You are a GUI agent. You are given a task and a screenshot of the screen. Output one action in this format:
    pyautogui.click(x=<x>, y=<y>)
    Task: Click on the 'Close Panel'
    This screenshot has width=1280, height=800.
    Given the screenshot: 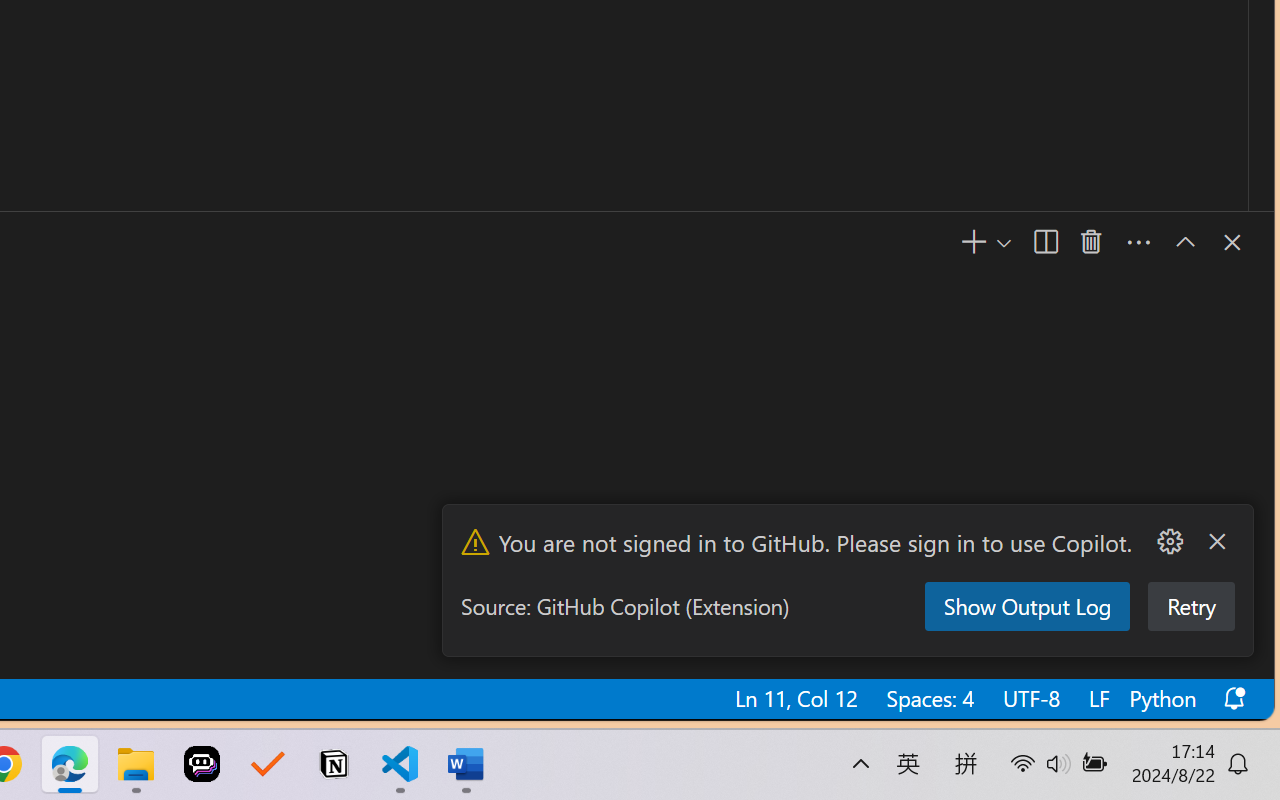 What is the action you would take?
    pyautogui.click(x=1229, y=241)
    